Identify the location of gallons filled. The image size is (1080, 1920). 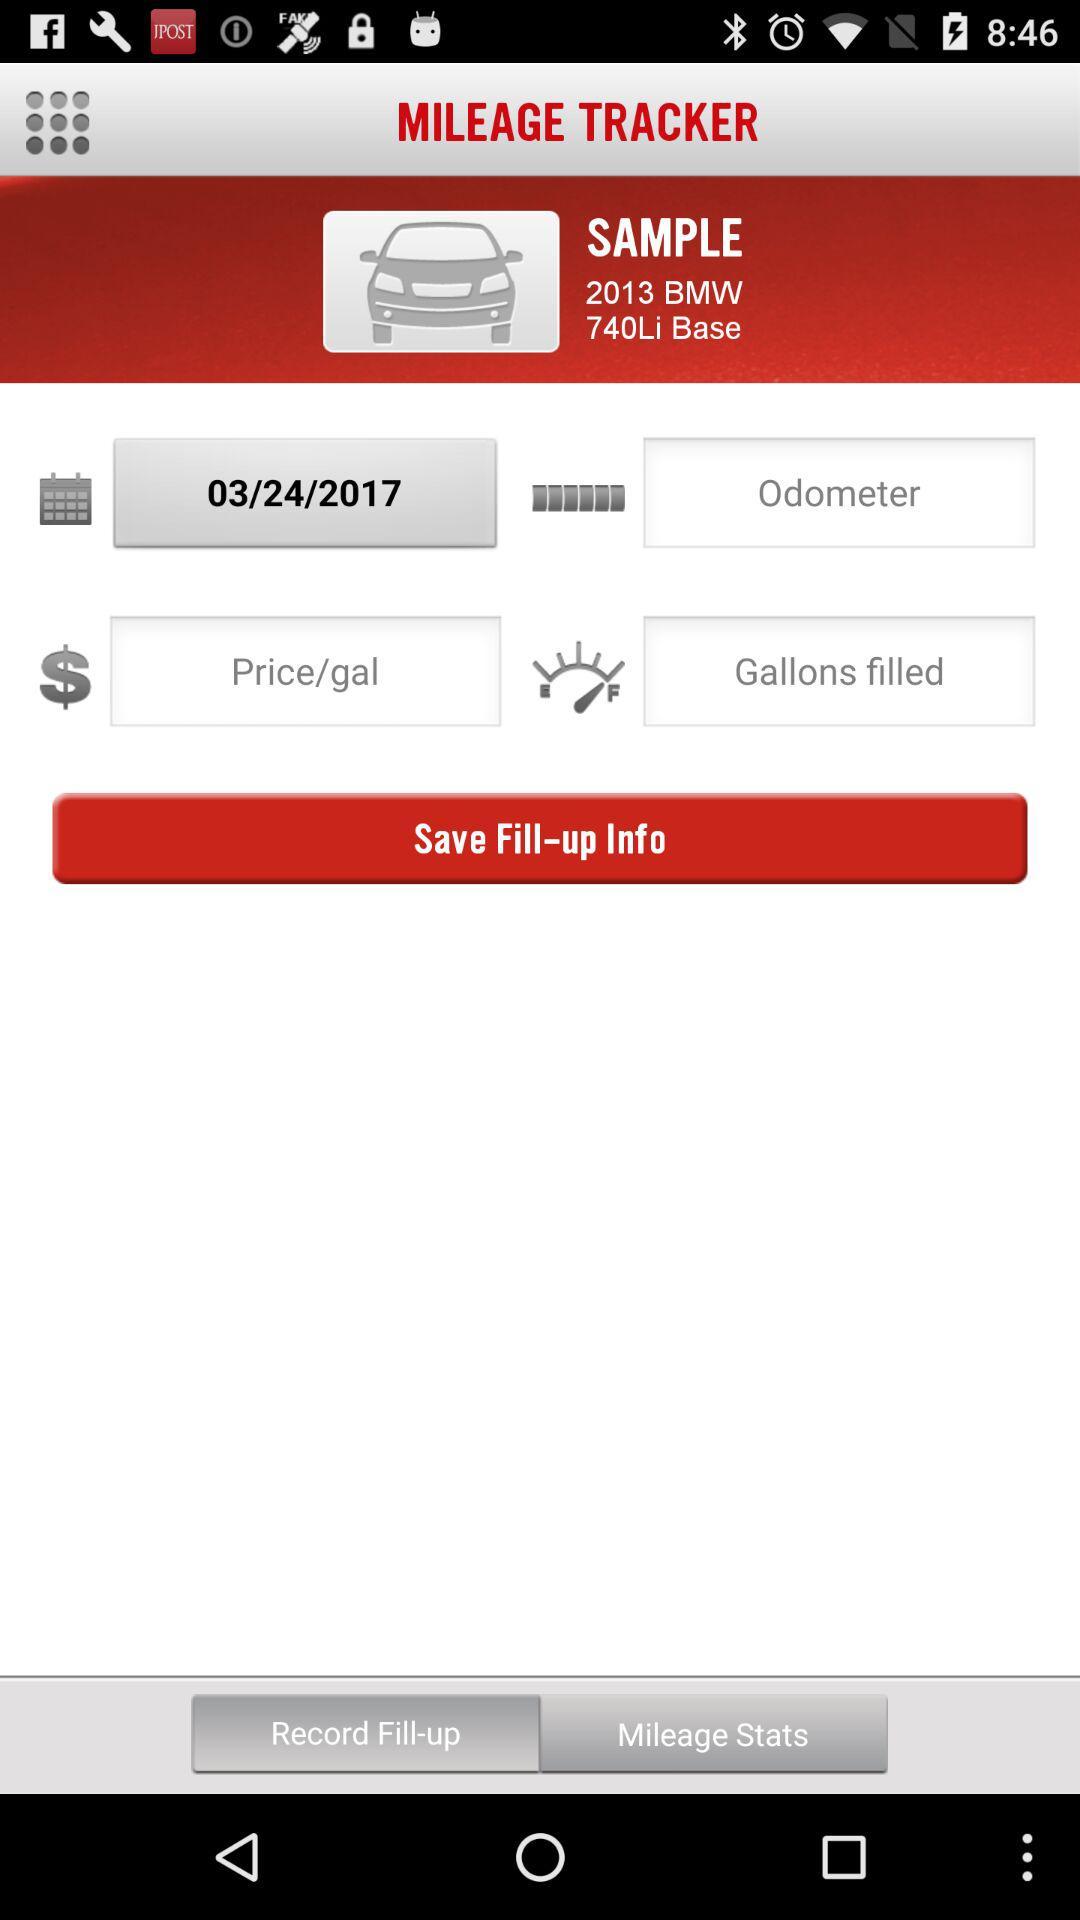
(839, 677).